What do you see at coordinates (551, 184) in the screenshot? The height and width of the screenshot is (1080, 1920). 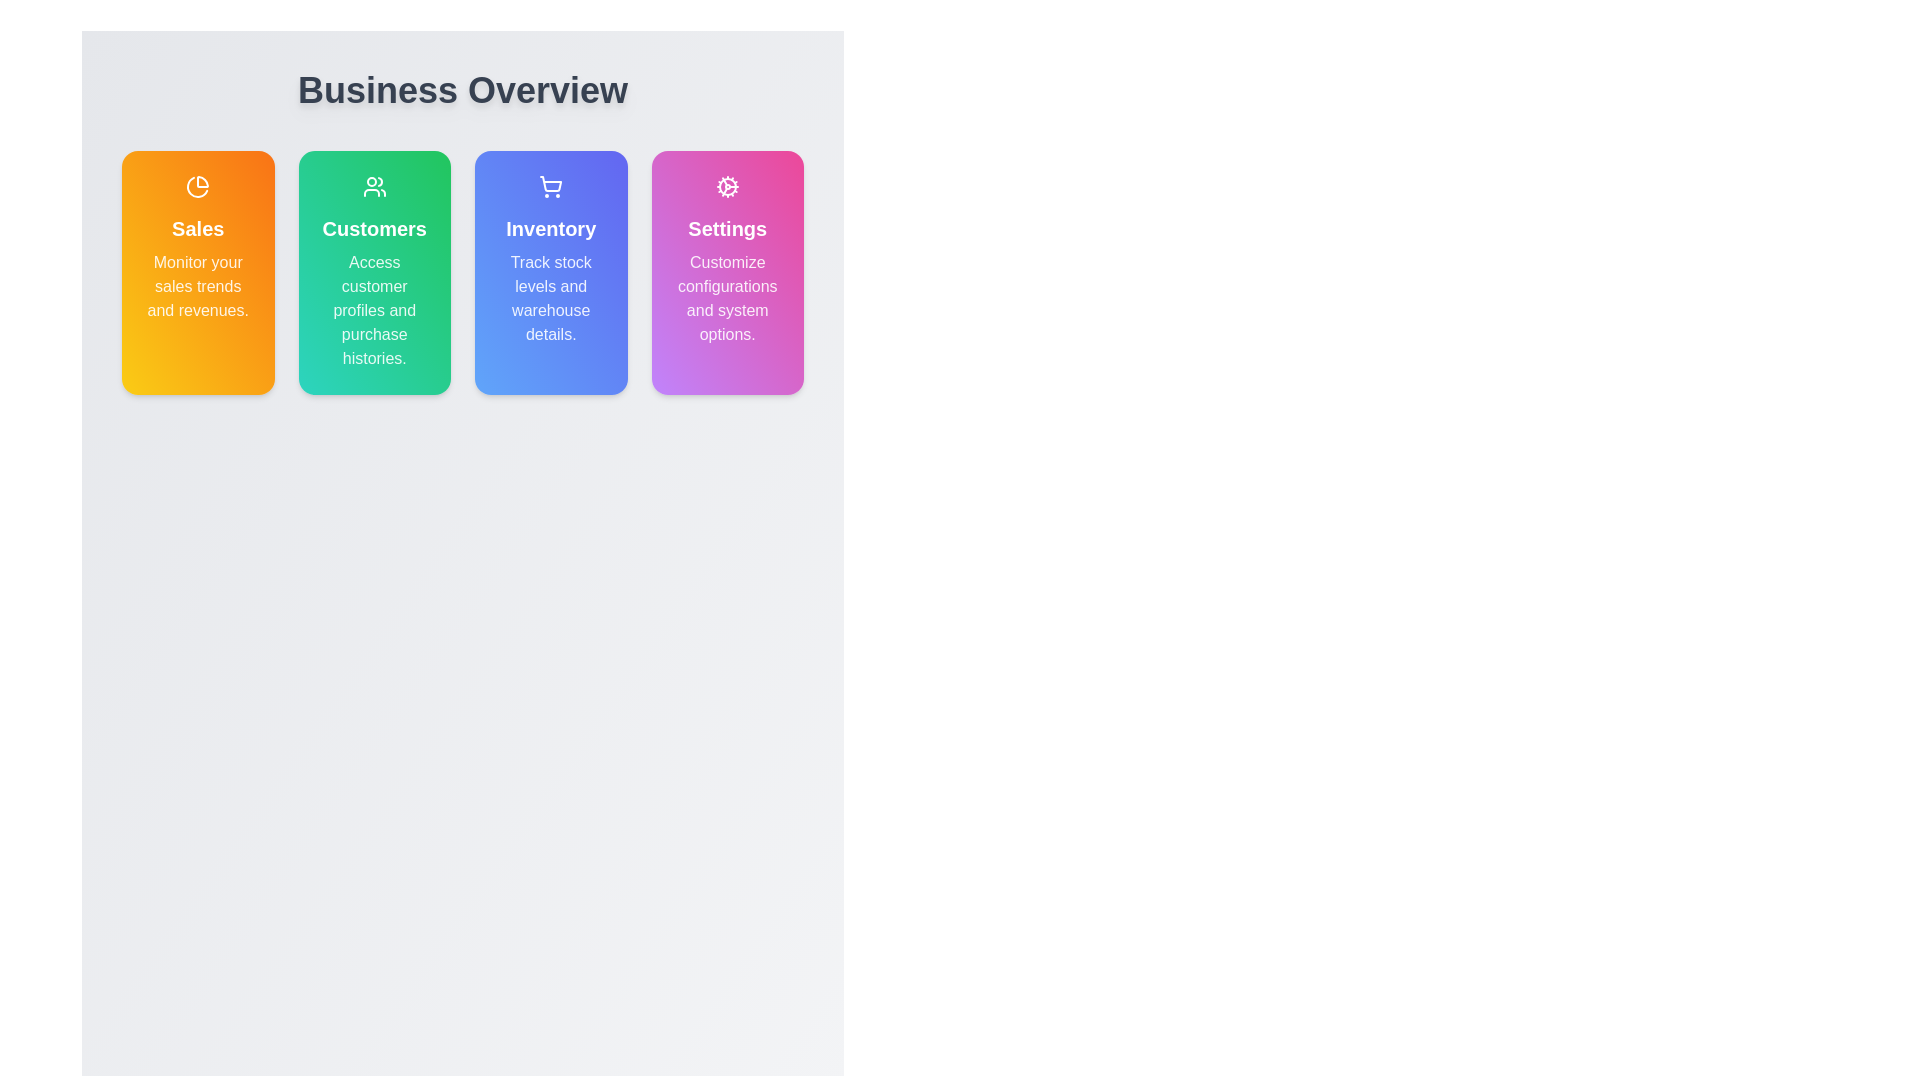 I see `the main body of the shopping cart icon located within the blue 'Inventory' card` at bounding box center [551, 184].